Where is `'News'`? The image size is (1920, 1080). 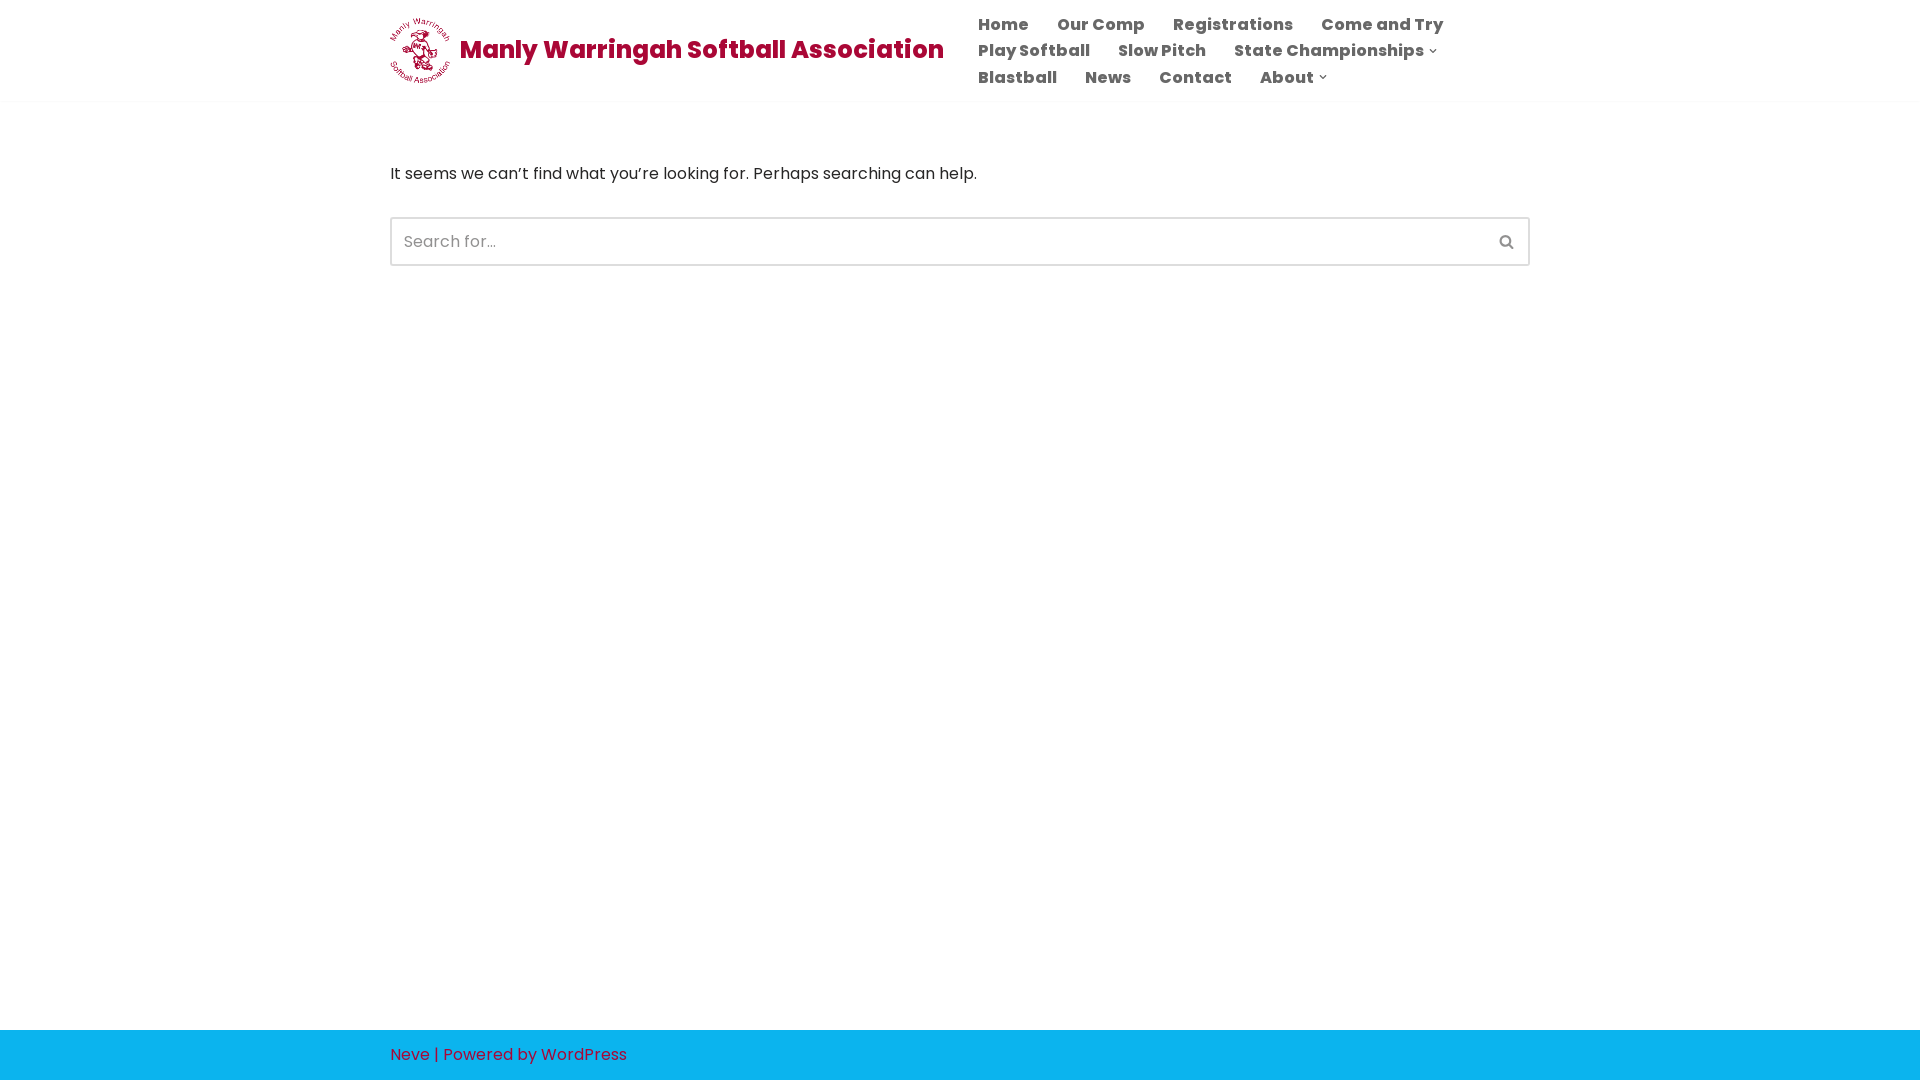 'News' is located at coordinates (1083, 76).